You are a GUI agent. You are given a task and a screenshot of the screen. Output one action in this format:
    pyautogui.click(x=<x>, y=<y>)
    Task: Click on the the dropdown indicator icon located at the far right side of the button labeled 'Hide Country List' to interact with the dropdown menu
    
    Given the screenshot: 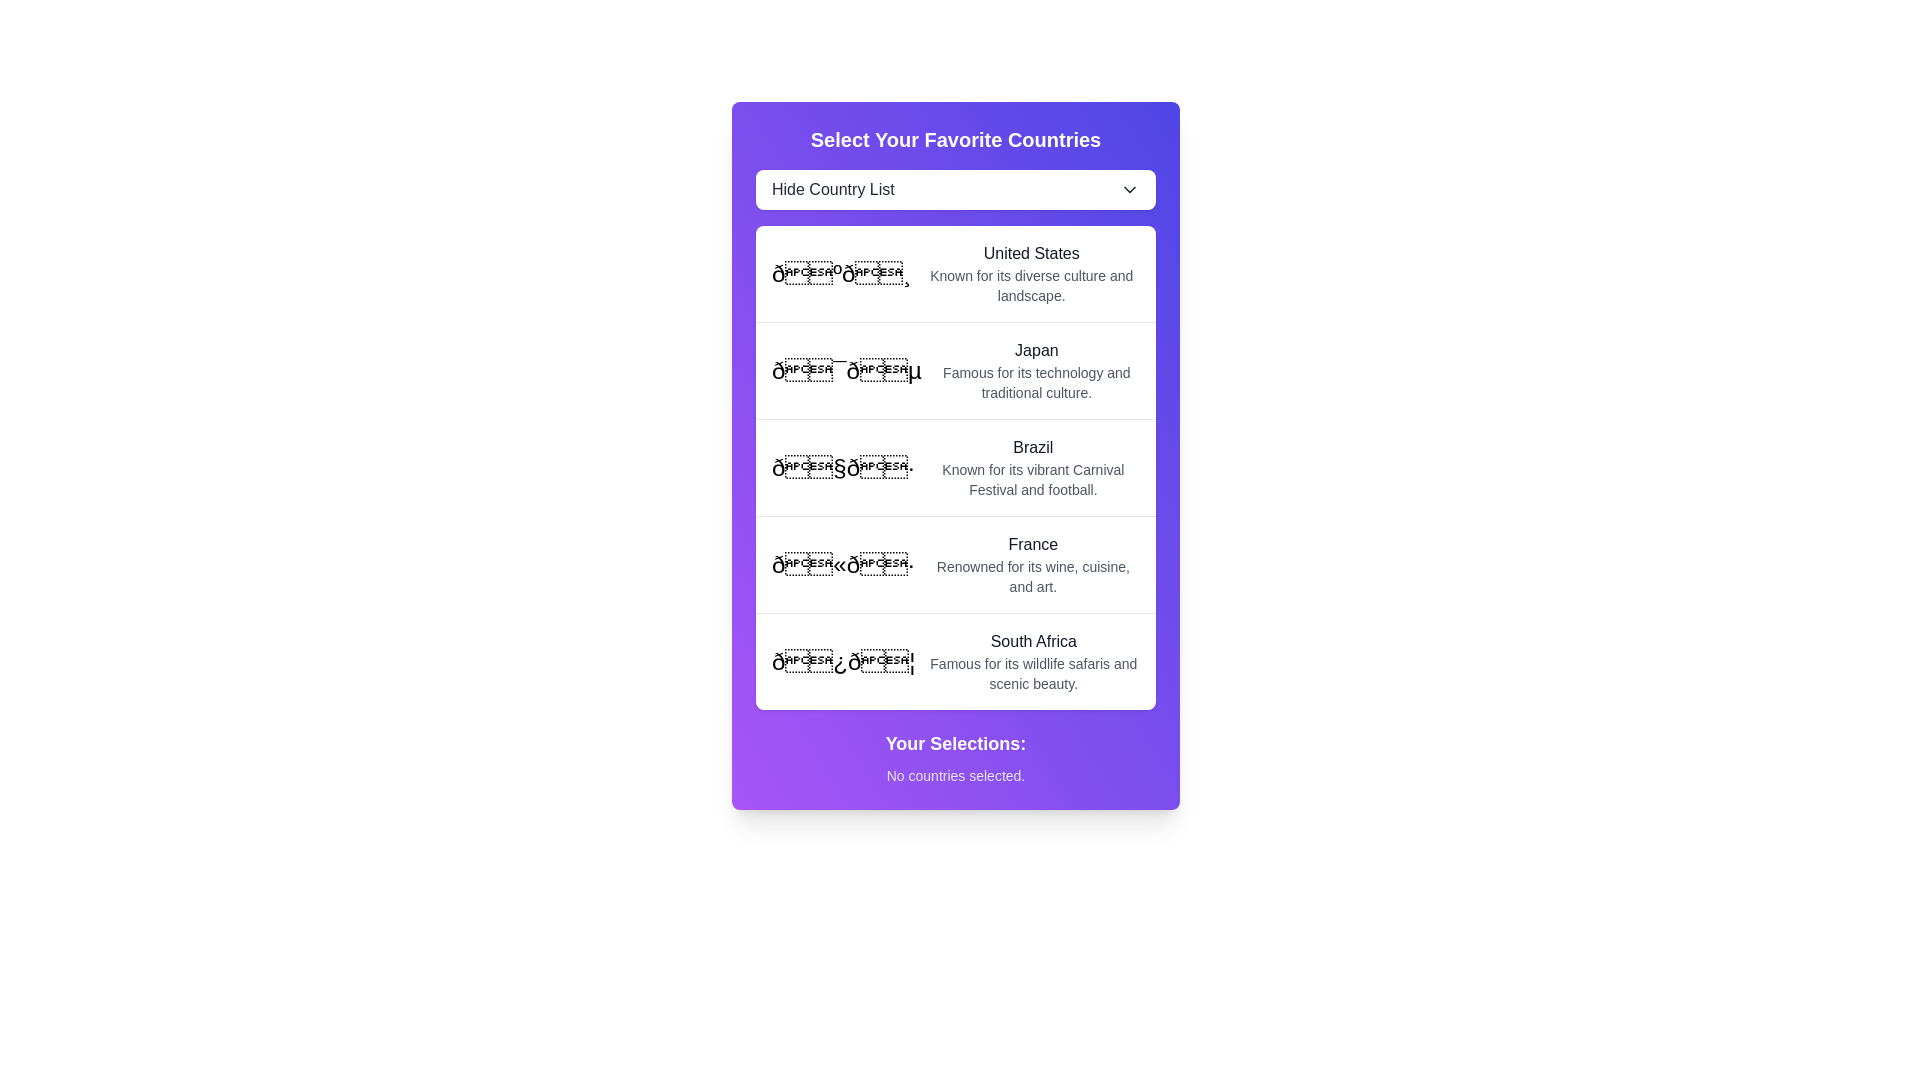 What is the action you would take?
    pyautogui.click(x=1129, y=189)
    